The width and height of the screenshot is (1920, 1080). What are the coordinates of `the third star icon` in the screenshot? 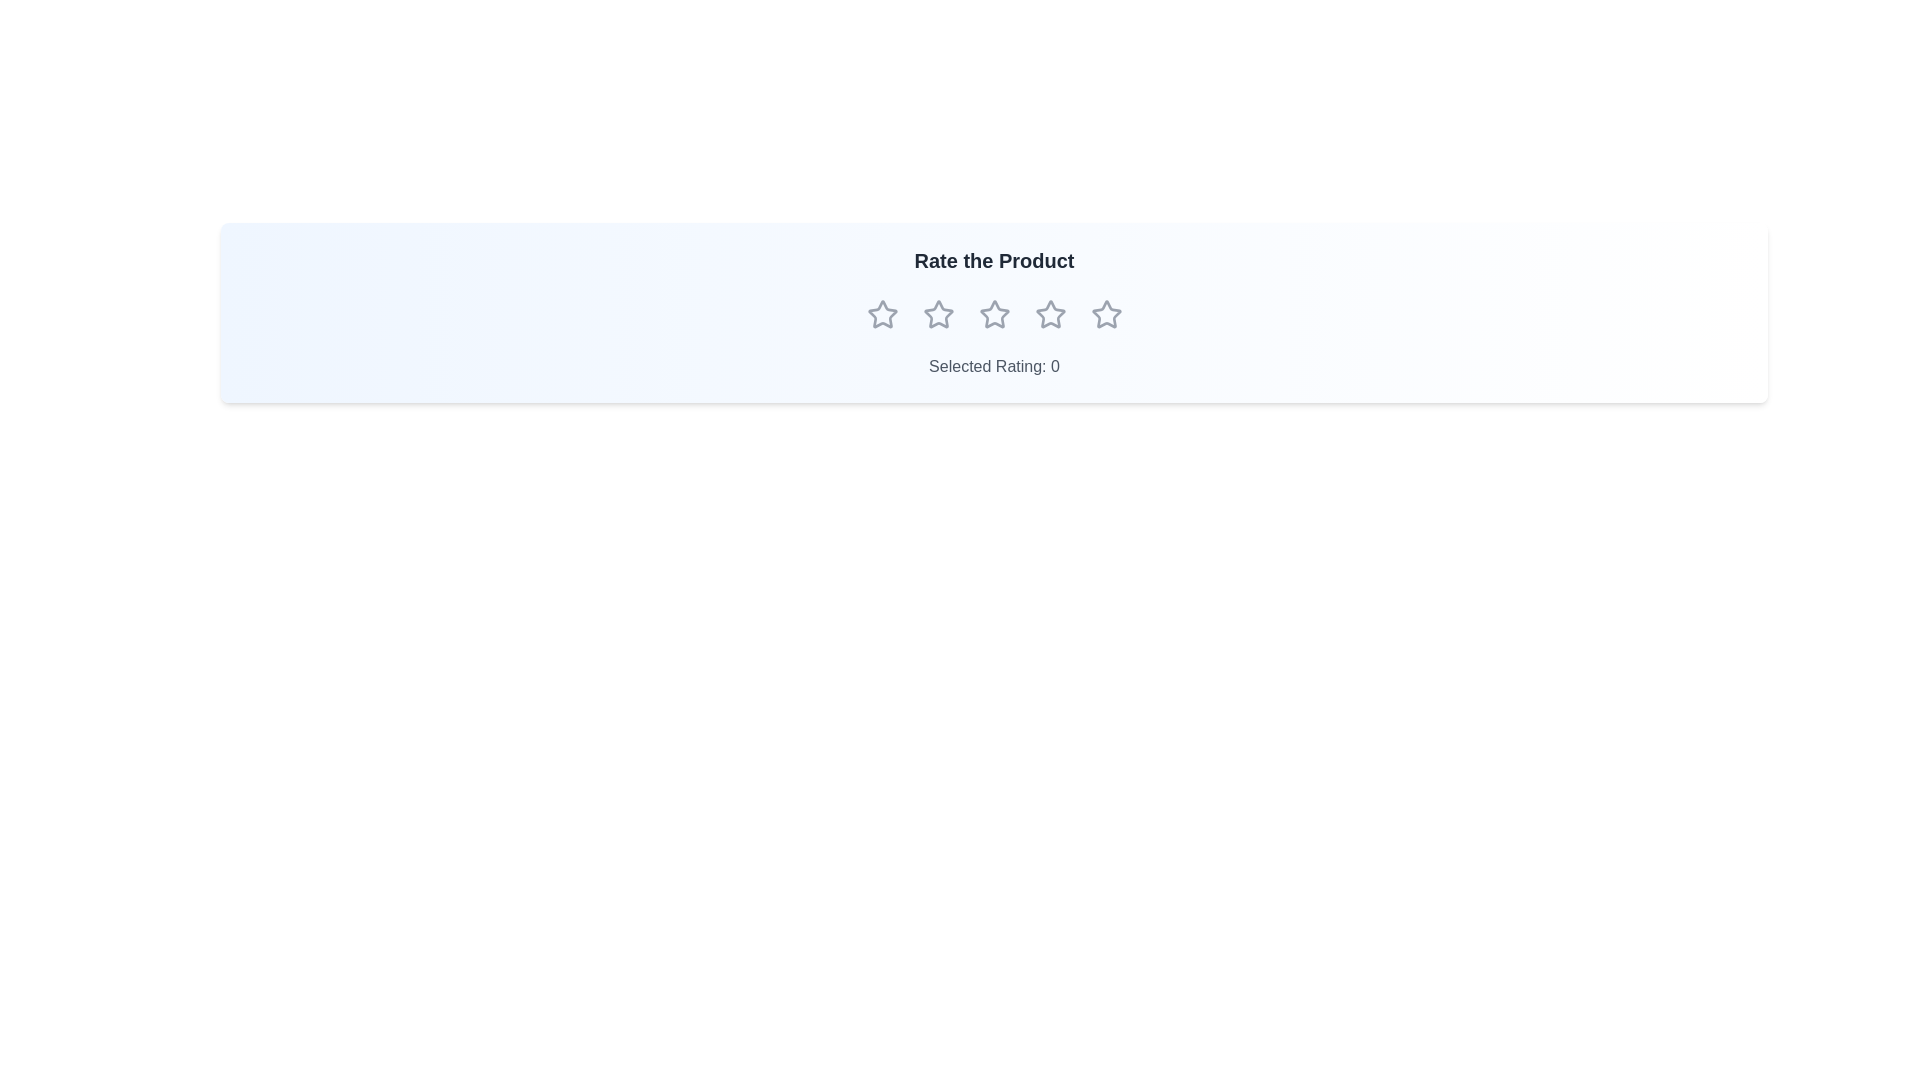 It's located at (994, 314).